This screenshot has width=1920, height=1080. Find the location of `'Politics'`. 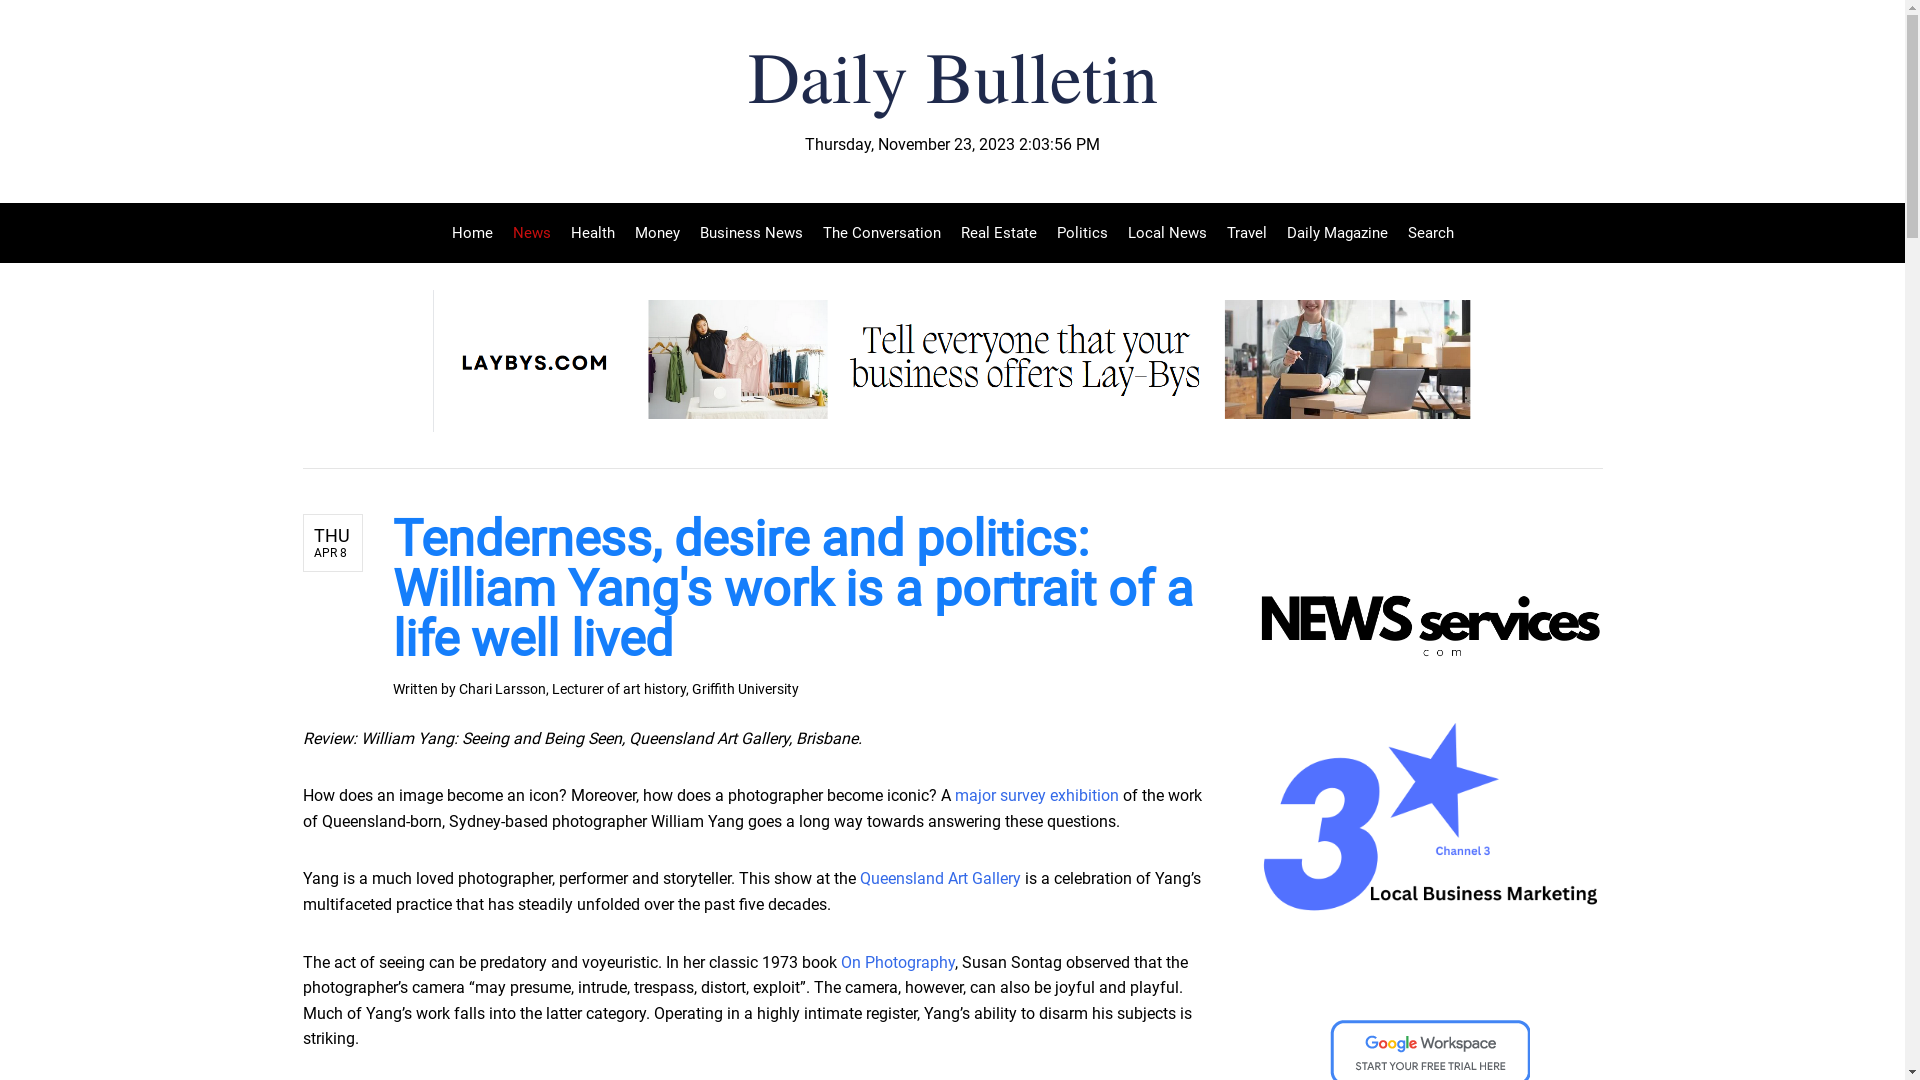

'Politics' is located at coordinates (1045, 231).